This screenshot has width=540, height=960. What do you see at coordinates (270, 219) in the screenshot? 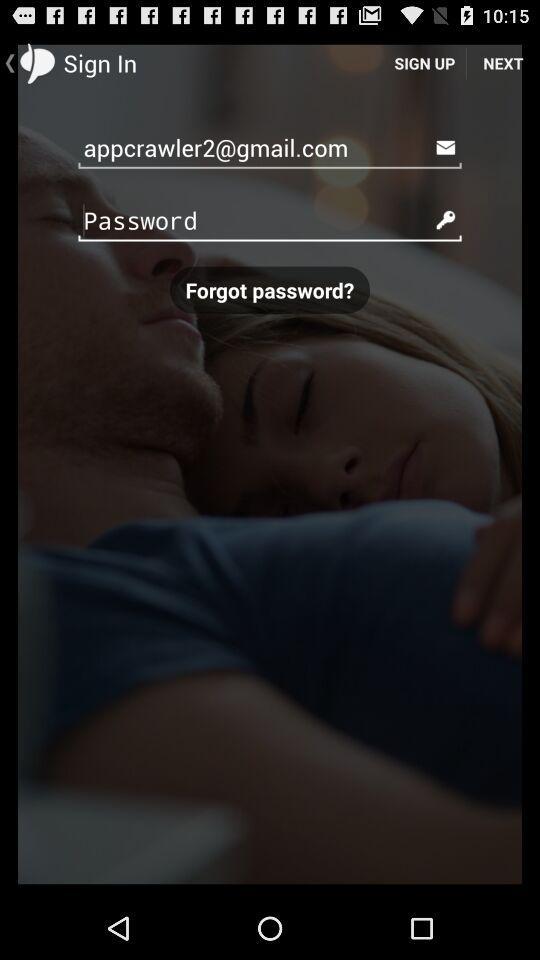
I see `the icon above forgot password?` at bounding box center [270, 219].